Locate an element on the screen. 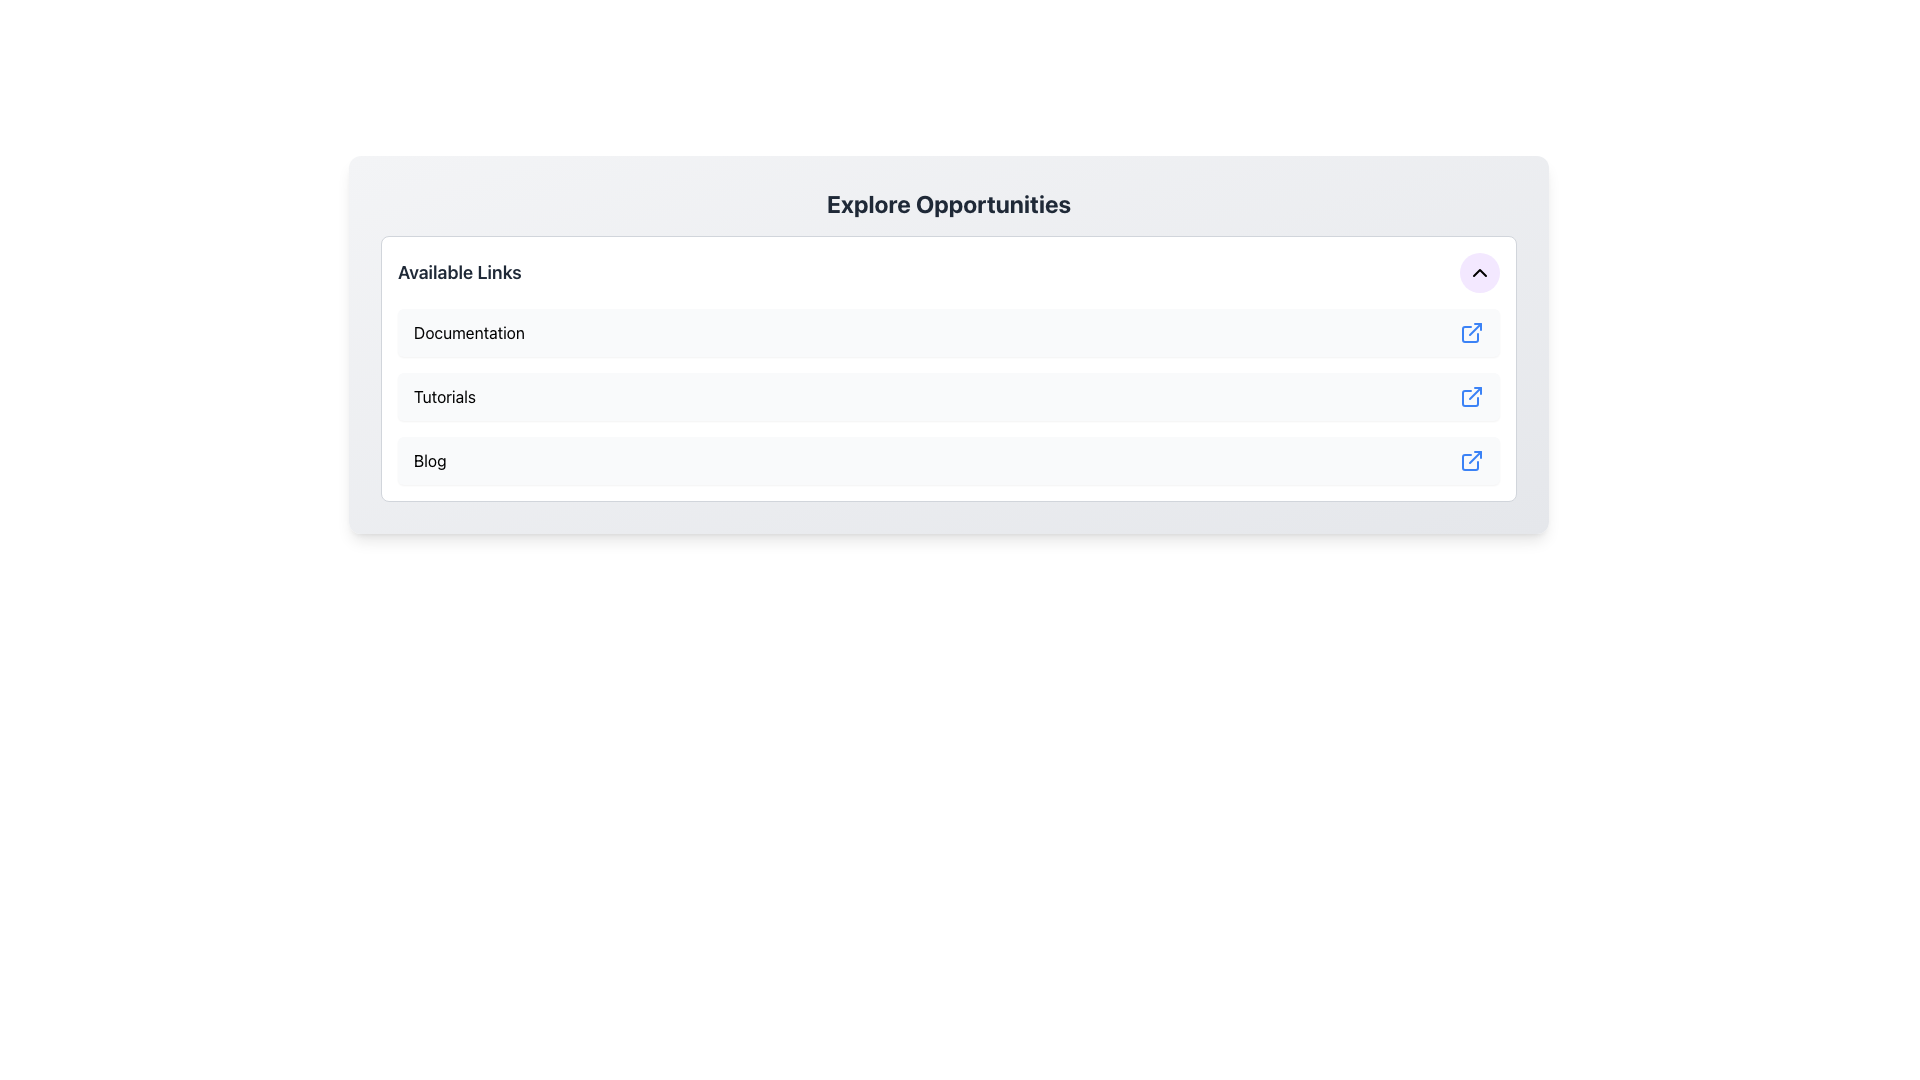 The height and width of the screenshot is (1080, 1920). the 'Tutorials' text label, which is positioned below the 'Documentation' item and above the 'Blog' item in a vertically stacked list is located at coordinates (444, 397).